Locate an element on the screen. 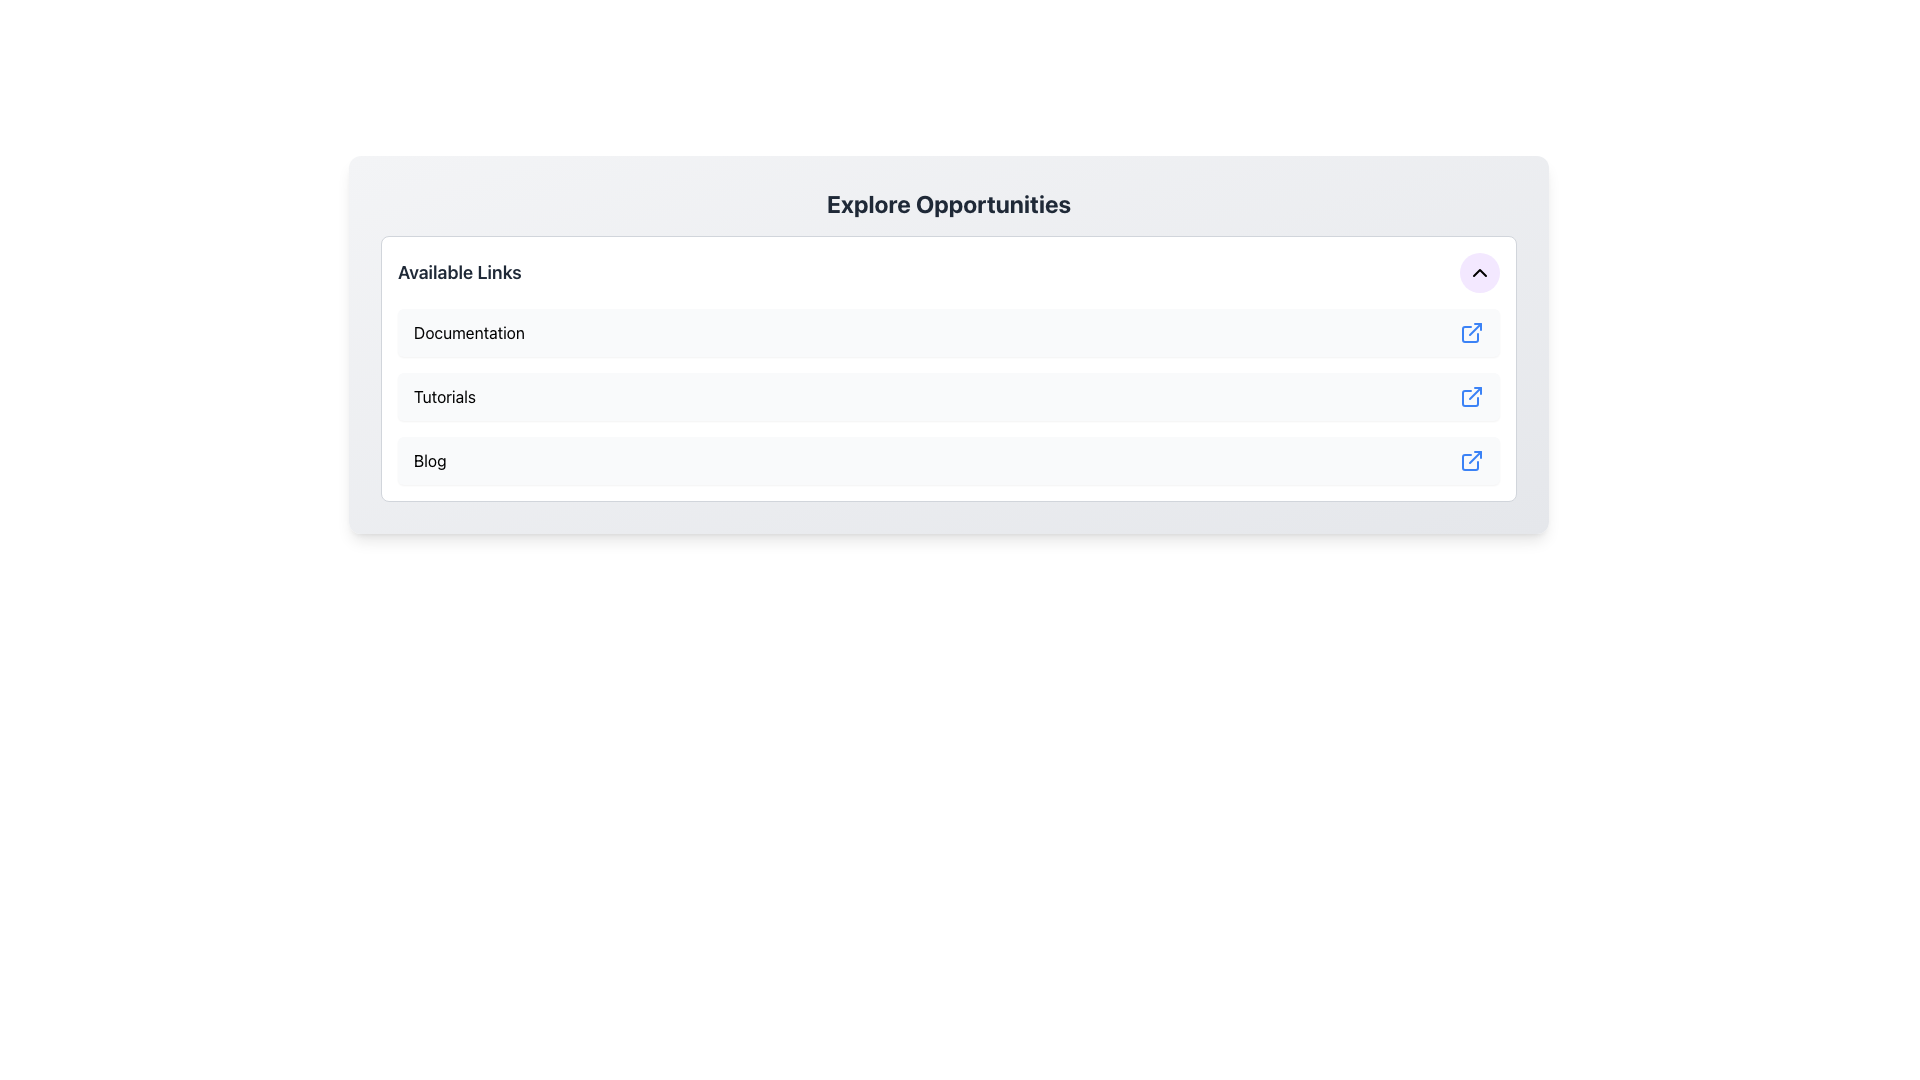 The height and width of the screenshot is (1080, 1920). the 'Tutorials' text label, which is positioned below the 'Documentation' item and above the 'Blog' item in a vertically stacked list is located at coordinates (444, 397).